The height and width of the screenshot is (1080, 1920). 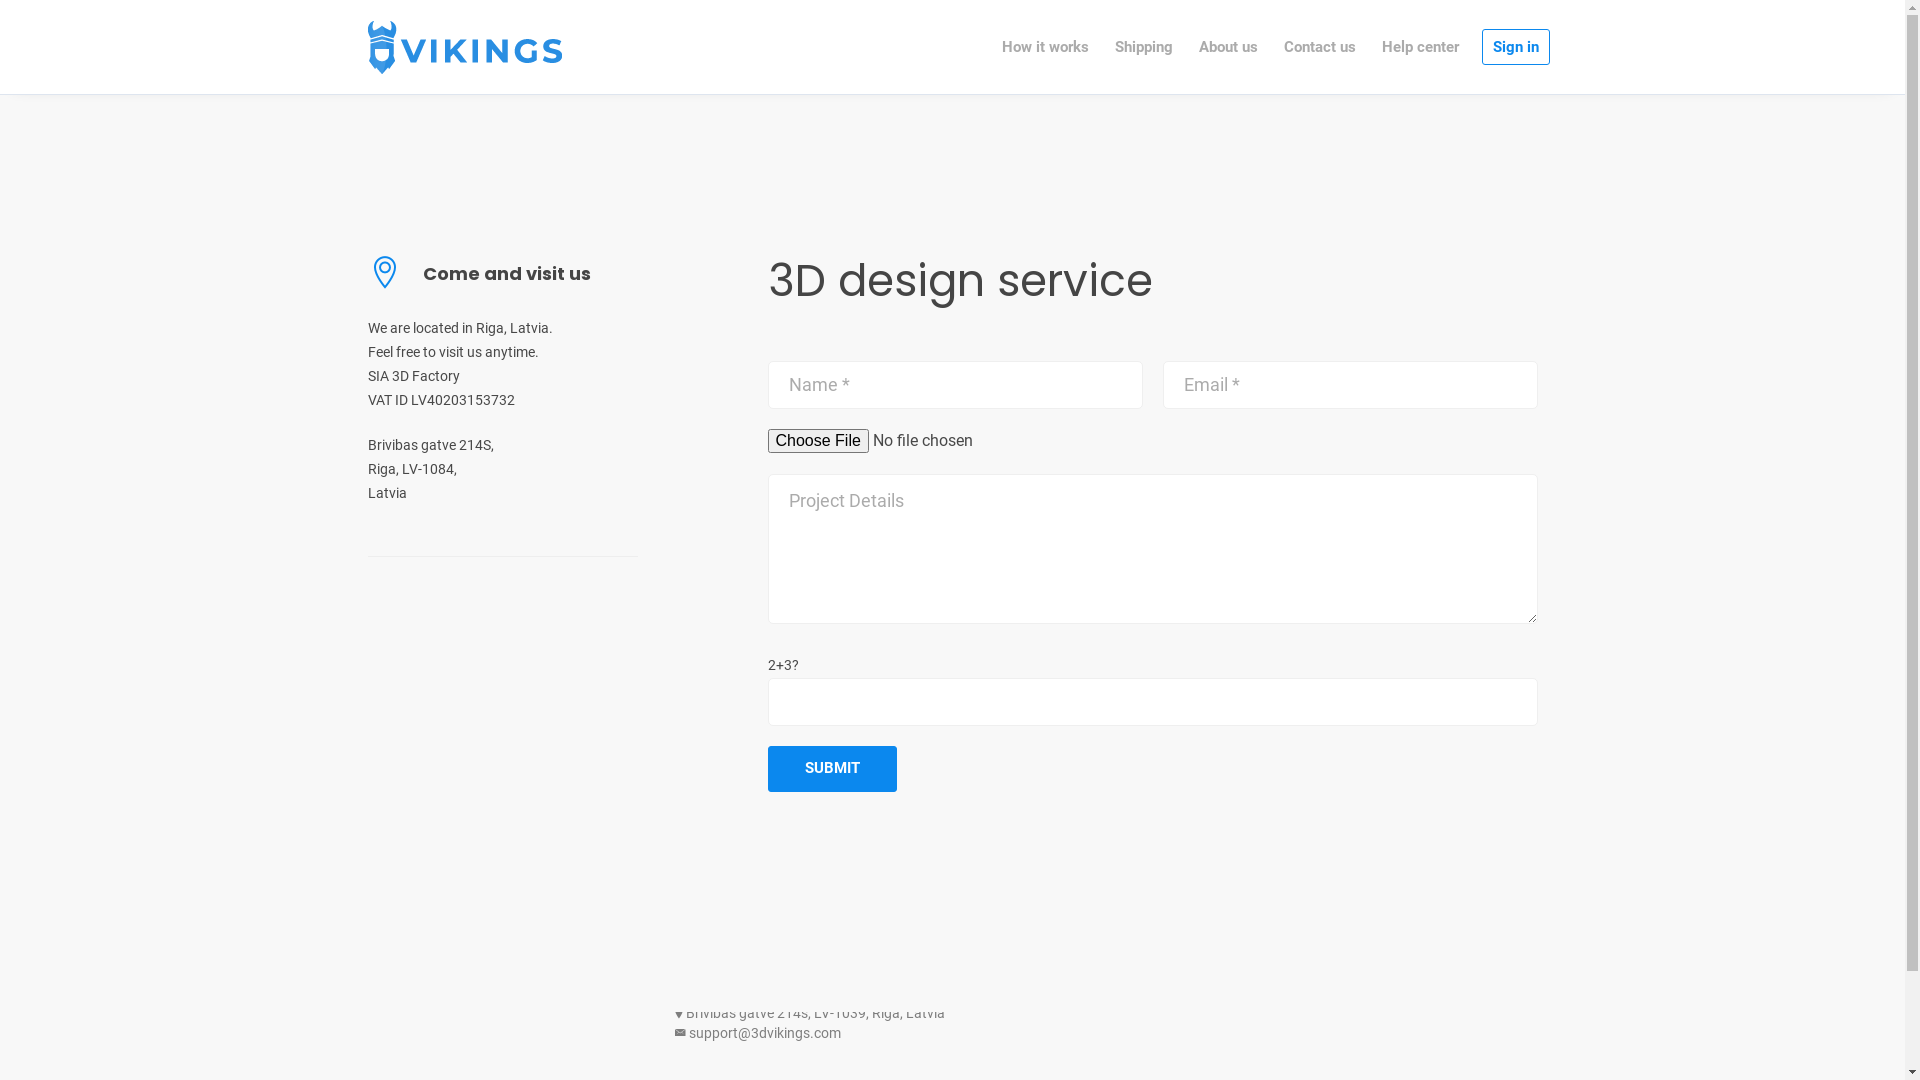 I want to click on 'Help center', so click(x=1419, y=45).